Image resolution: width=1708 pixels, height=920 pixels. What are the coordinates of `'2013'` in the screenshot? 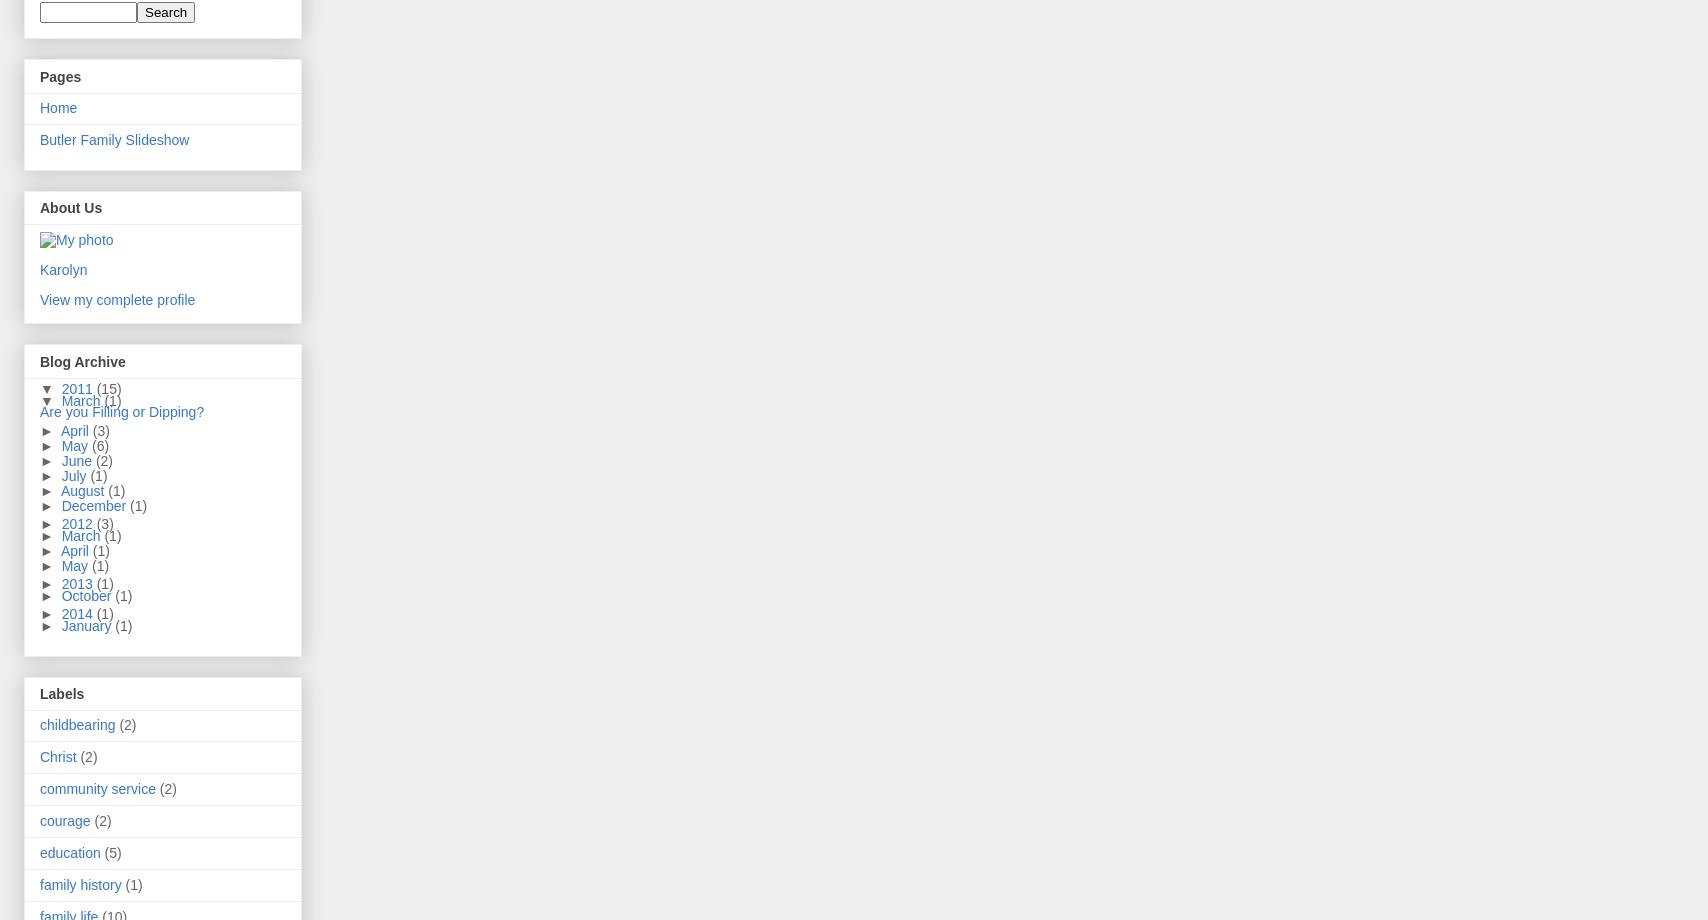 It's located at (59, 583).